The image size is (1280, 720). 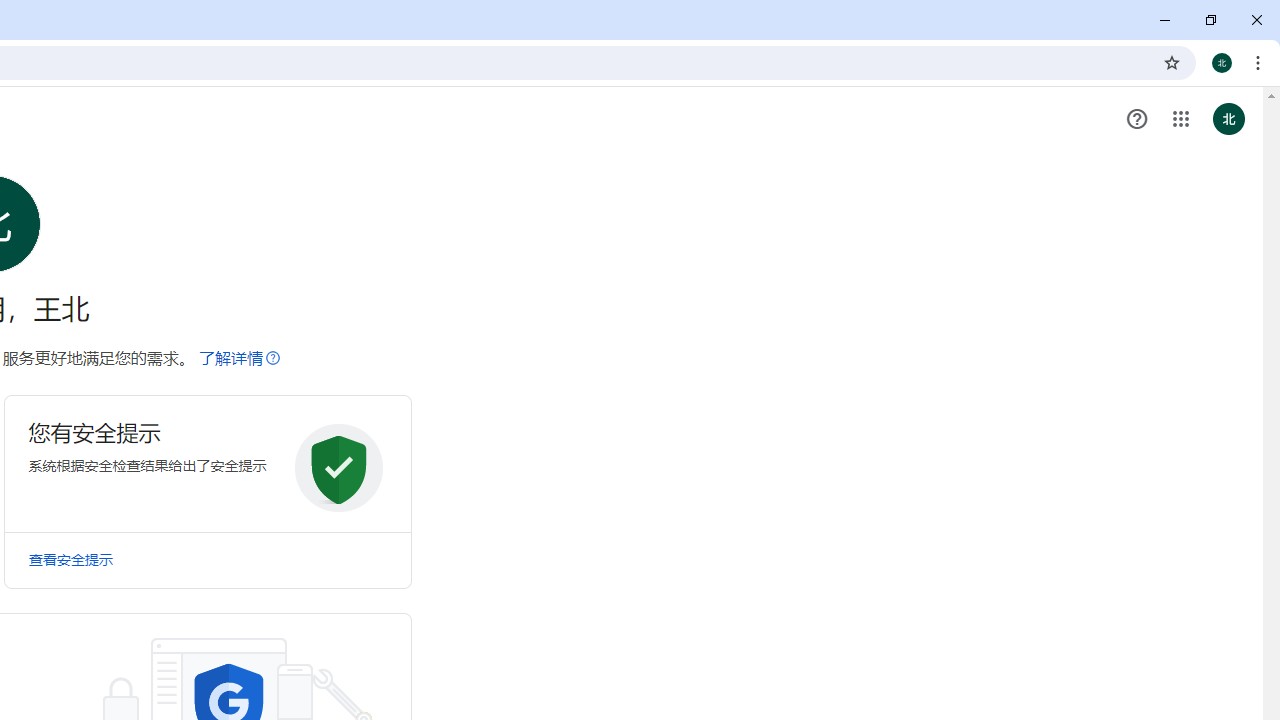 I want to click on 'Bookmark this tab', so click(x=1171, y=61).